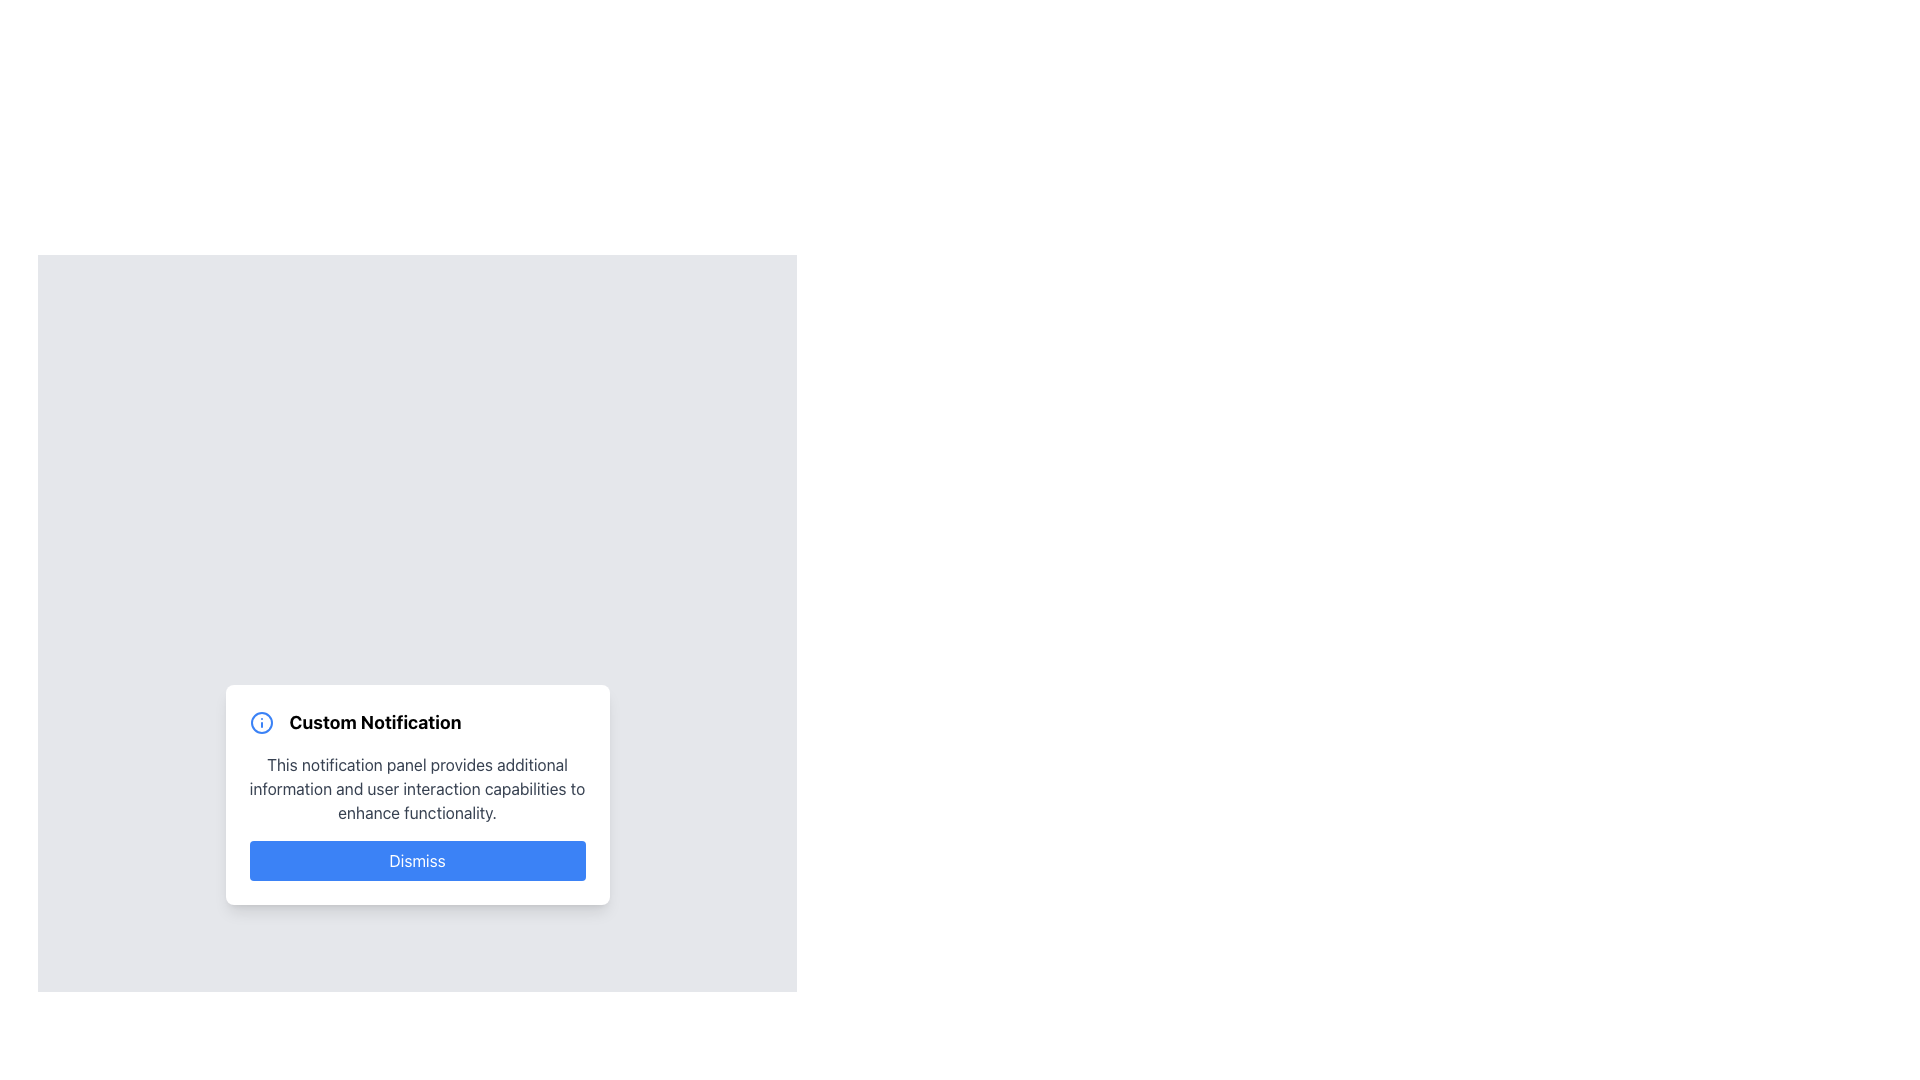 The height and width of the screenshot is (1080, 1920). I want to click on the Notification Panel, which is a white rectangular card with rounded corners containing a bold title 'Custom Notification' and descriptive text in gray, so click(416, 793).